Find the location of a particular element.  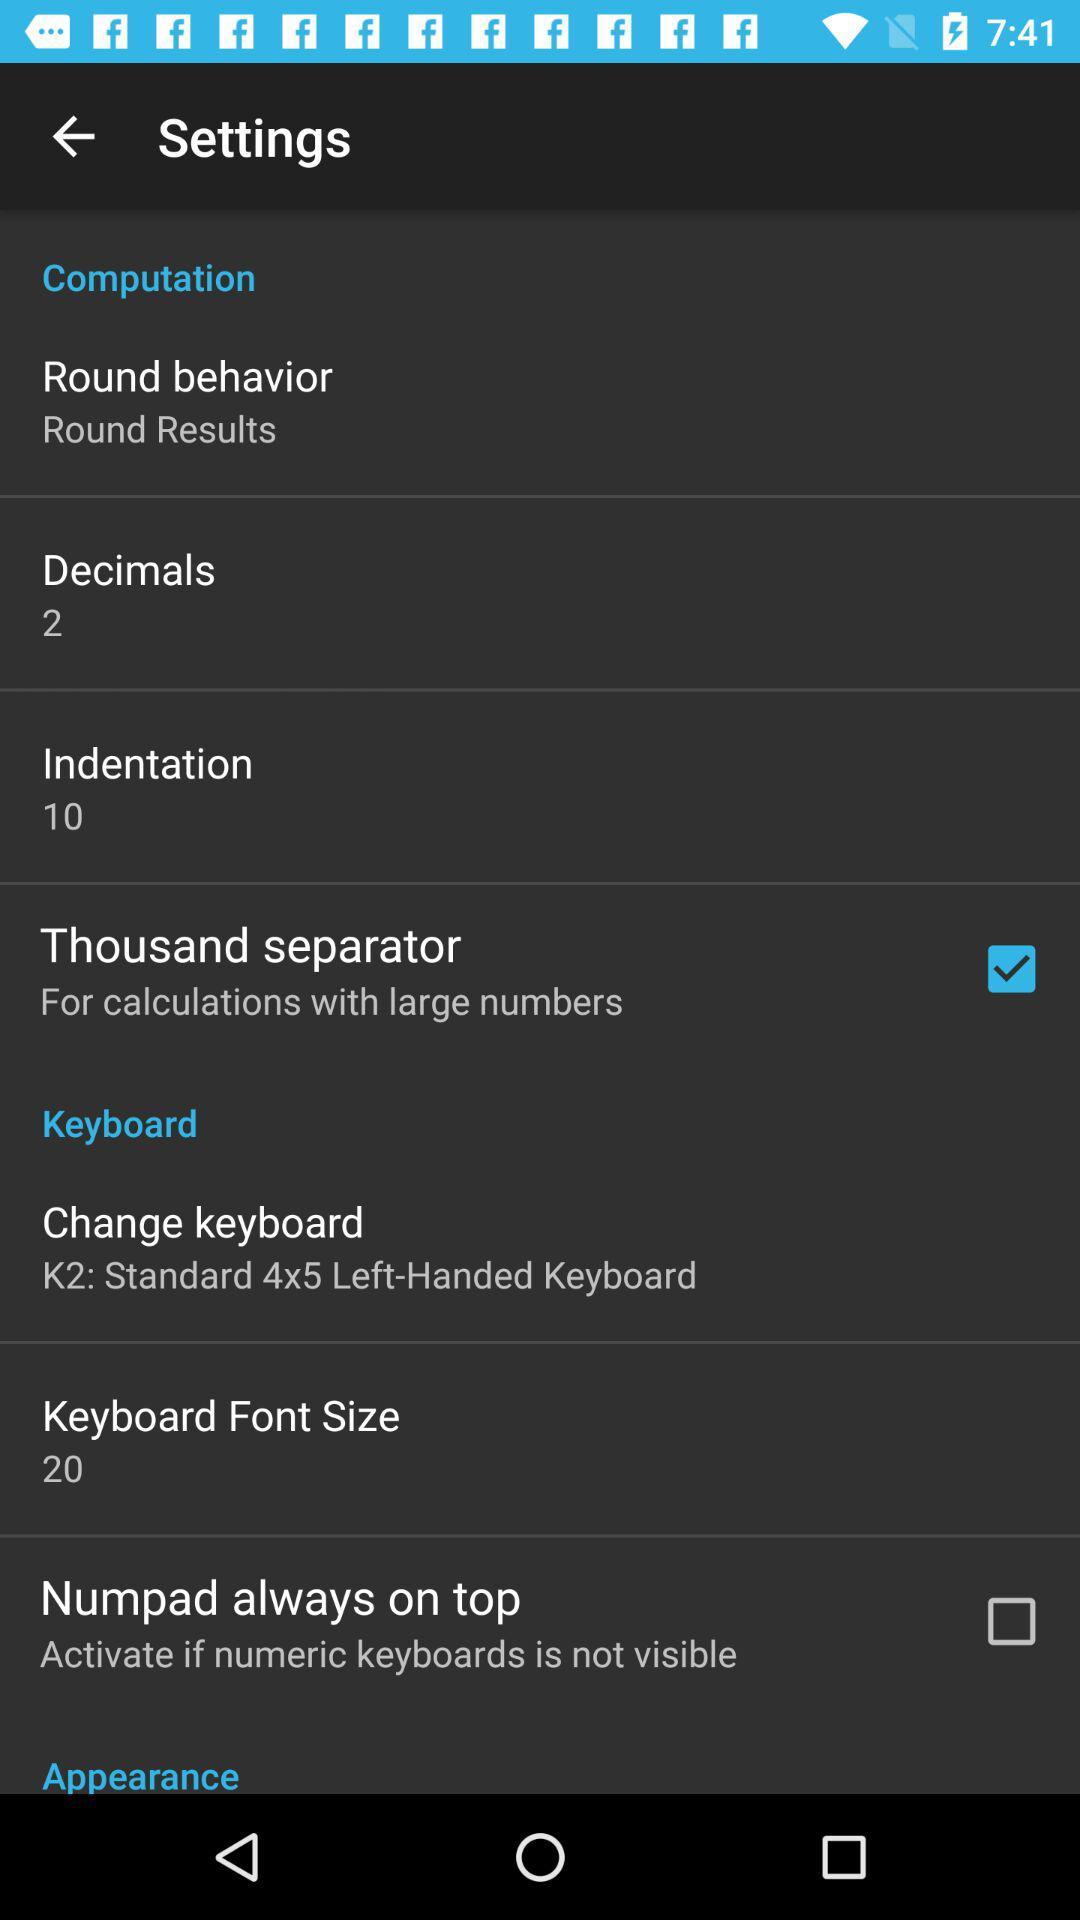

the item below the 2 icon is located at coordinates (146, 761).